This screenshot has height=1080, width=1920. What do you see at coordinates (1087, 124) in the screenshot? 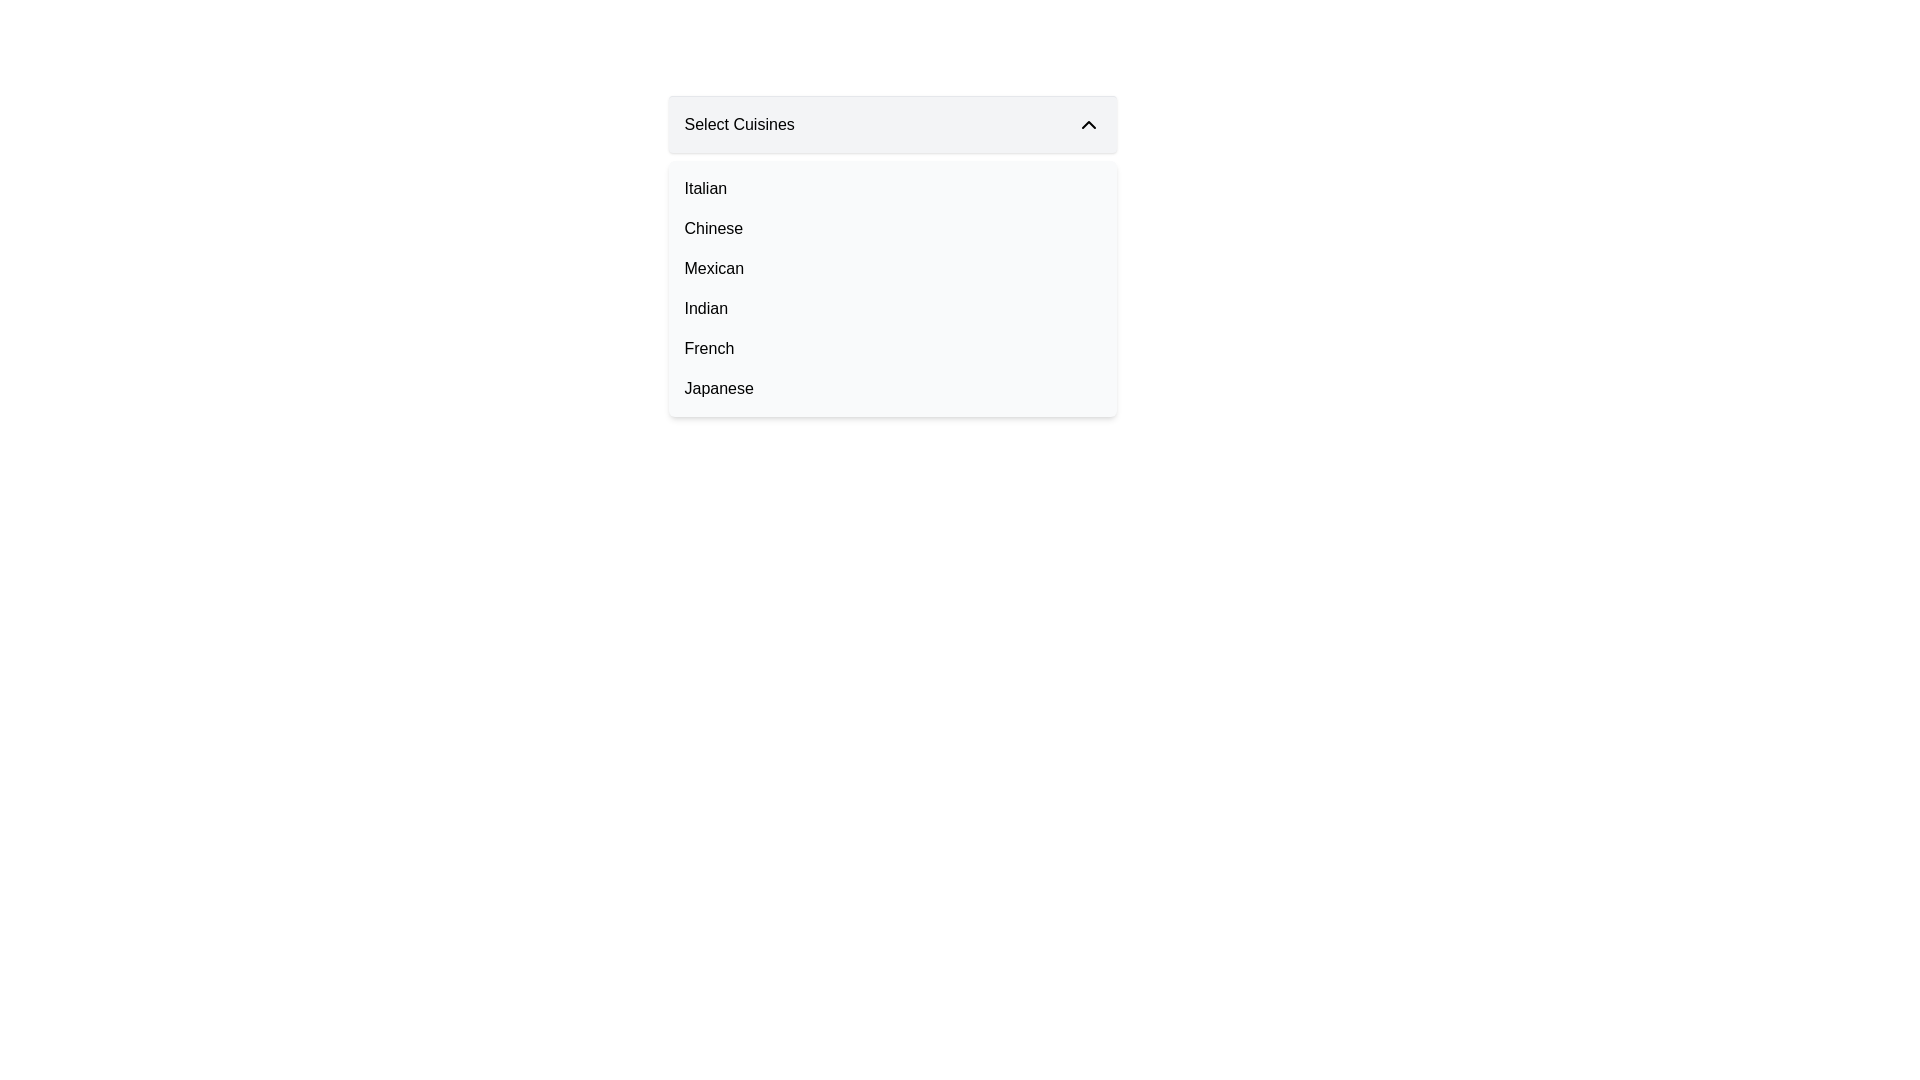
I see `the chevron icon button located to the right of the 'Select Cuisines' text` at bounding box center [1087, 124].